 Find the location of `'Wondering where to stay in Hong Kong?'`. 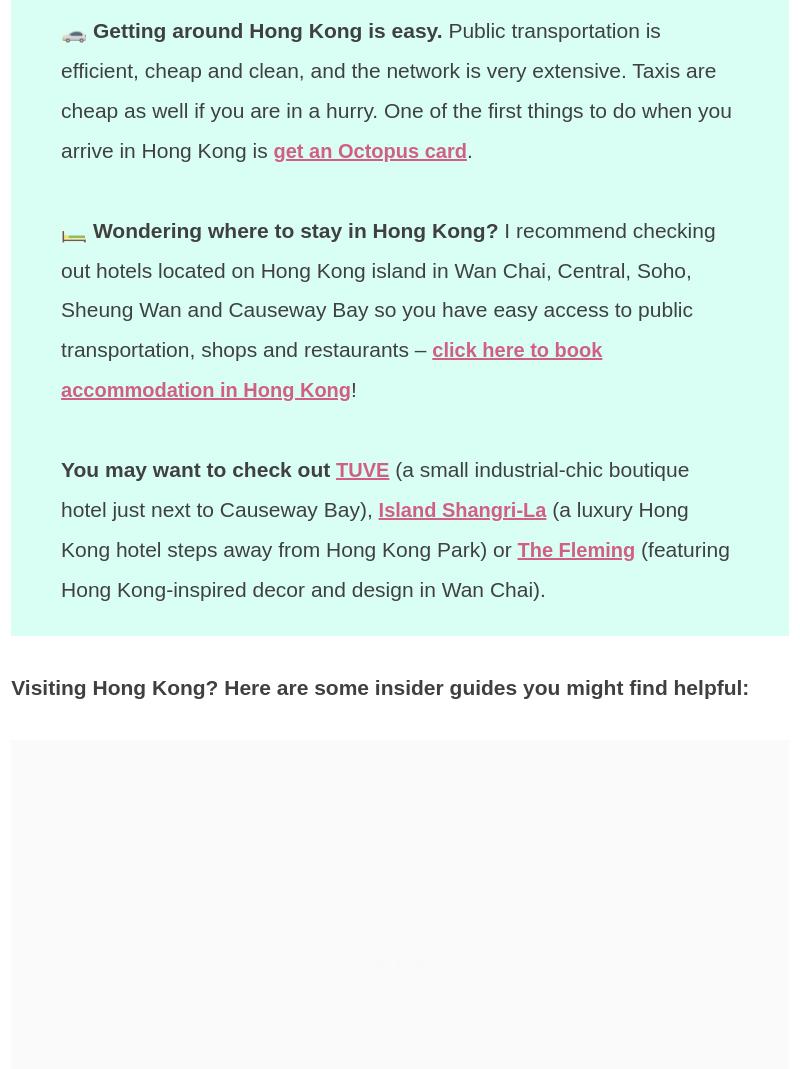

'Wondering where to stay in Hong Kong?' is located at coordinates (295, 228).